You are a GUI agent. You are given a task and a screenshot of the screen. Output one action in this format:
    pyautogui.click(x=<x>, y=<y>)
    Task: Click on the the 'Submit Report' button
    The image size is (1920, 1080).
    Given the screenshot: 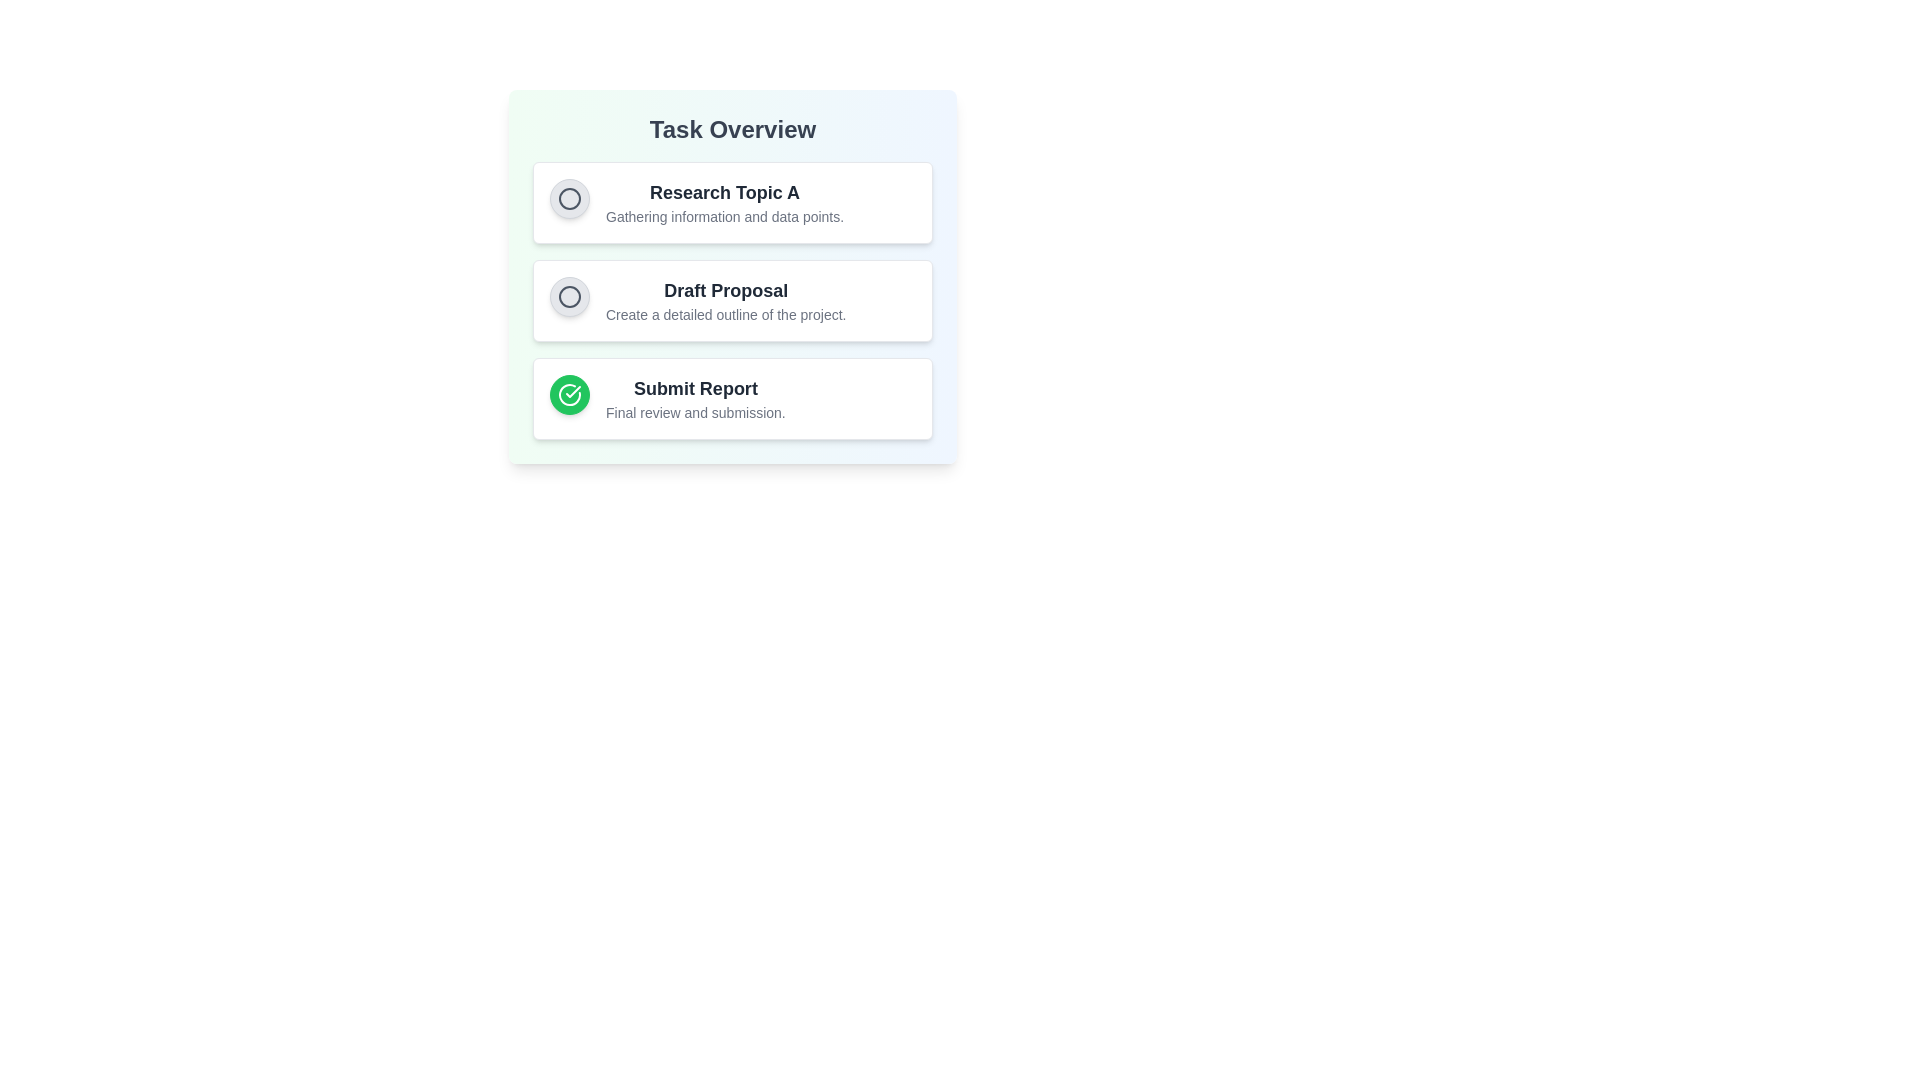 What is the action you would take?
    pyautogui.click(x=569, y=394)
    